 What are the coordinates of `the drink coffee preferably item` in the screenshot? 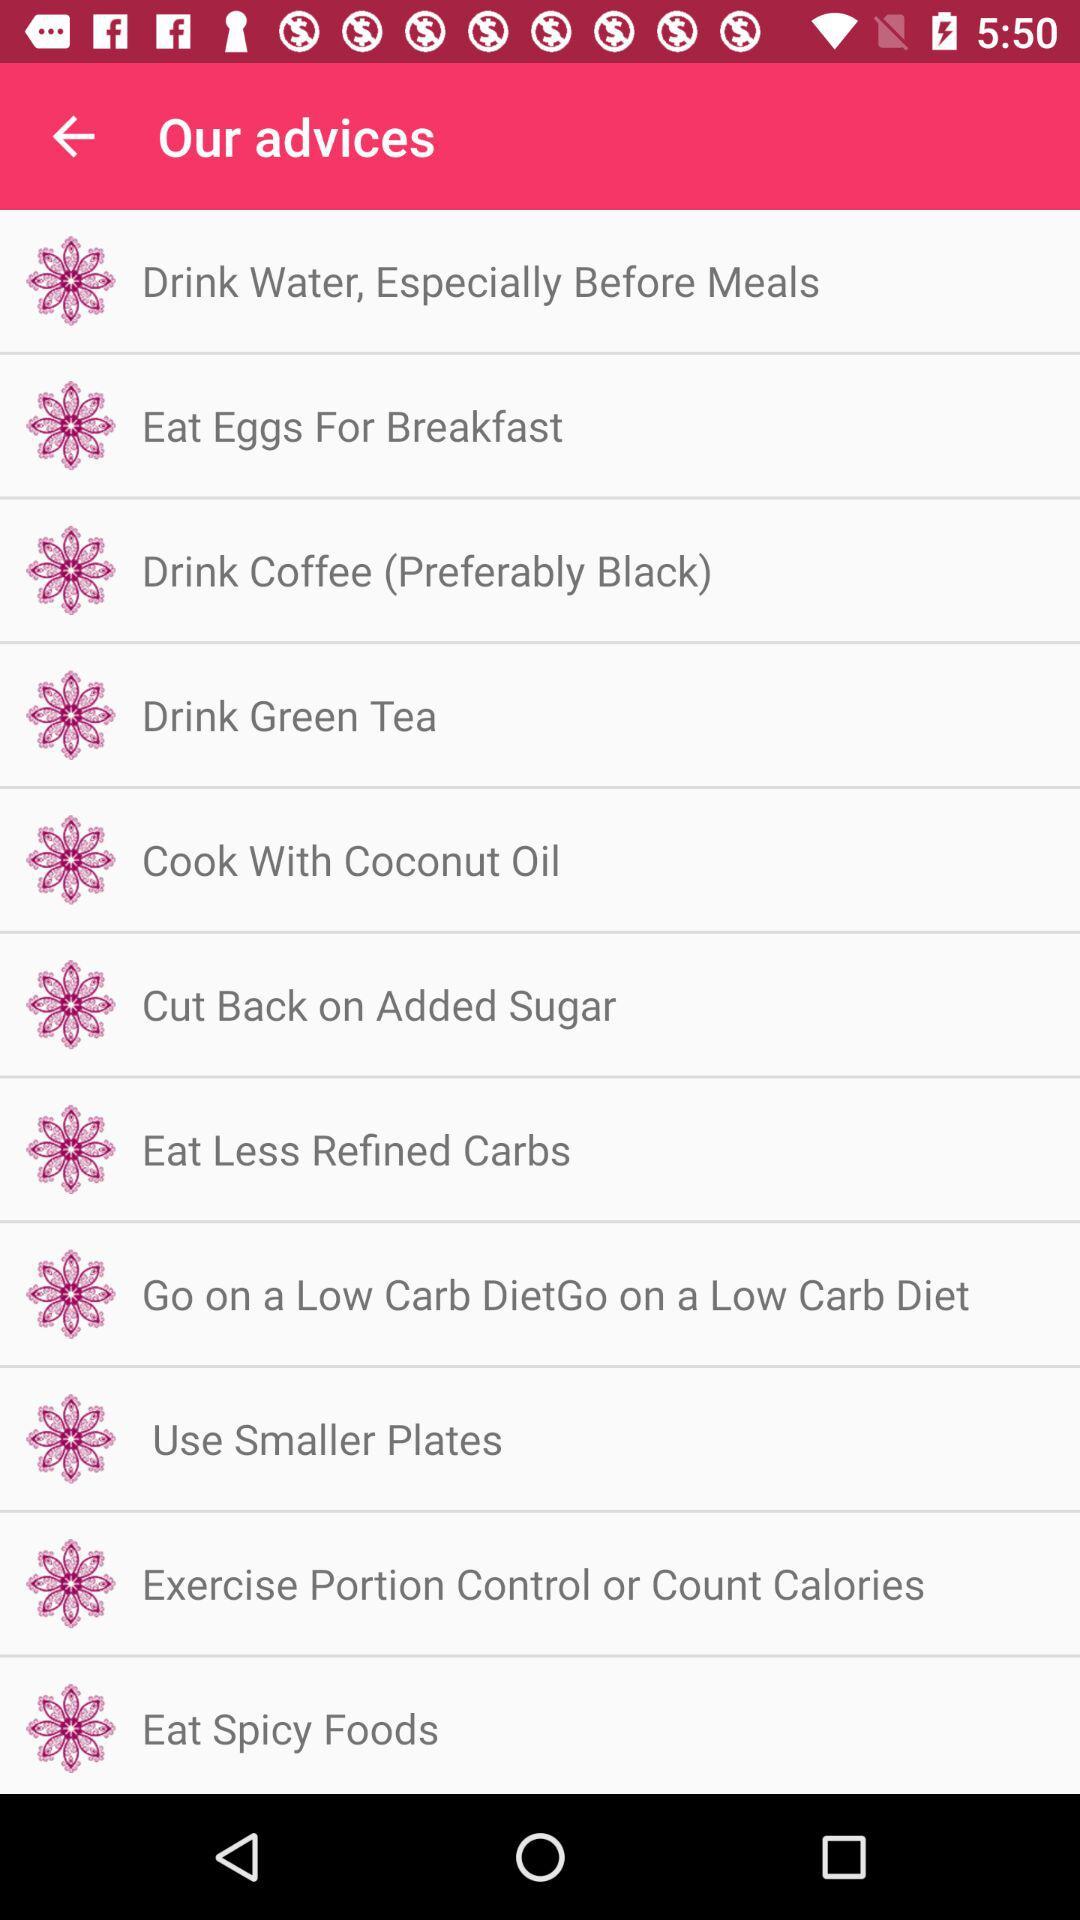 It's located at (426, 569).